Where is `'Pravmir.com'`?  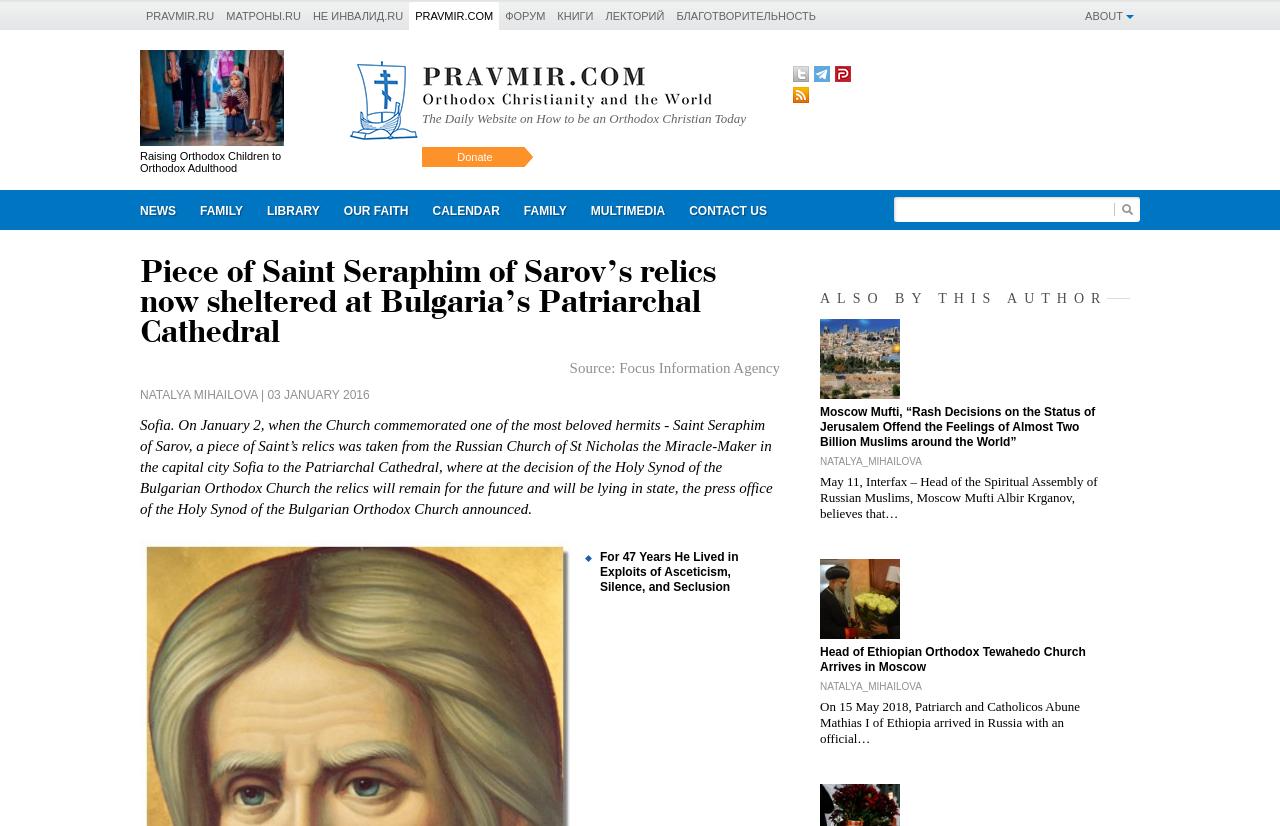
'Pravmir.com' is located at coordinates (453, 16).